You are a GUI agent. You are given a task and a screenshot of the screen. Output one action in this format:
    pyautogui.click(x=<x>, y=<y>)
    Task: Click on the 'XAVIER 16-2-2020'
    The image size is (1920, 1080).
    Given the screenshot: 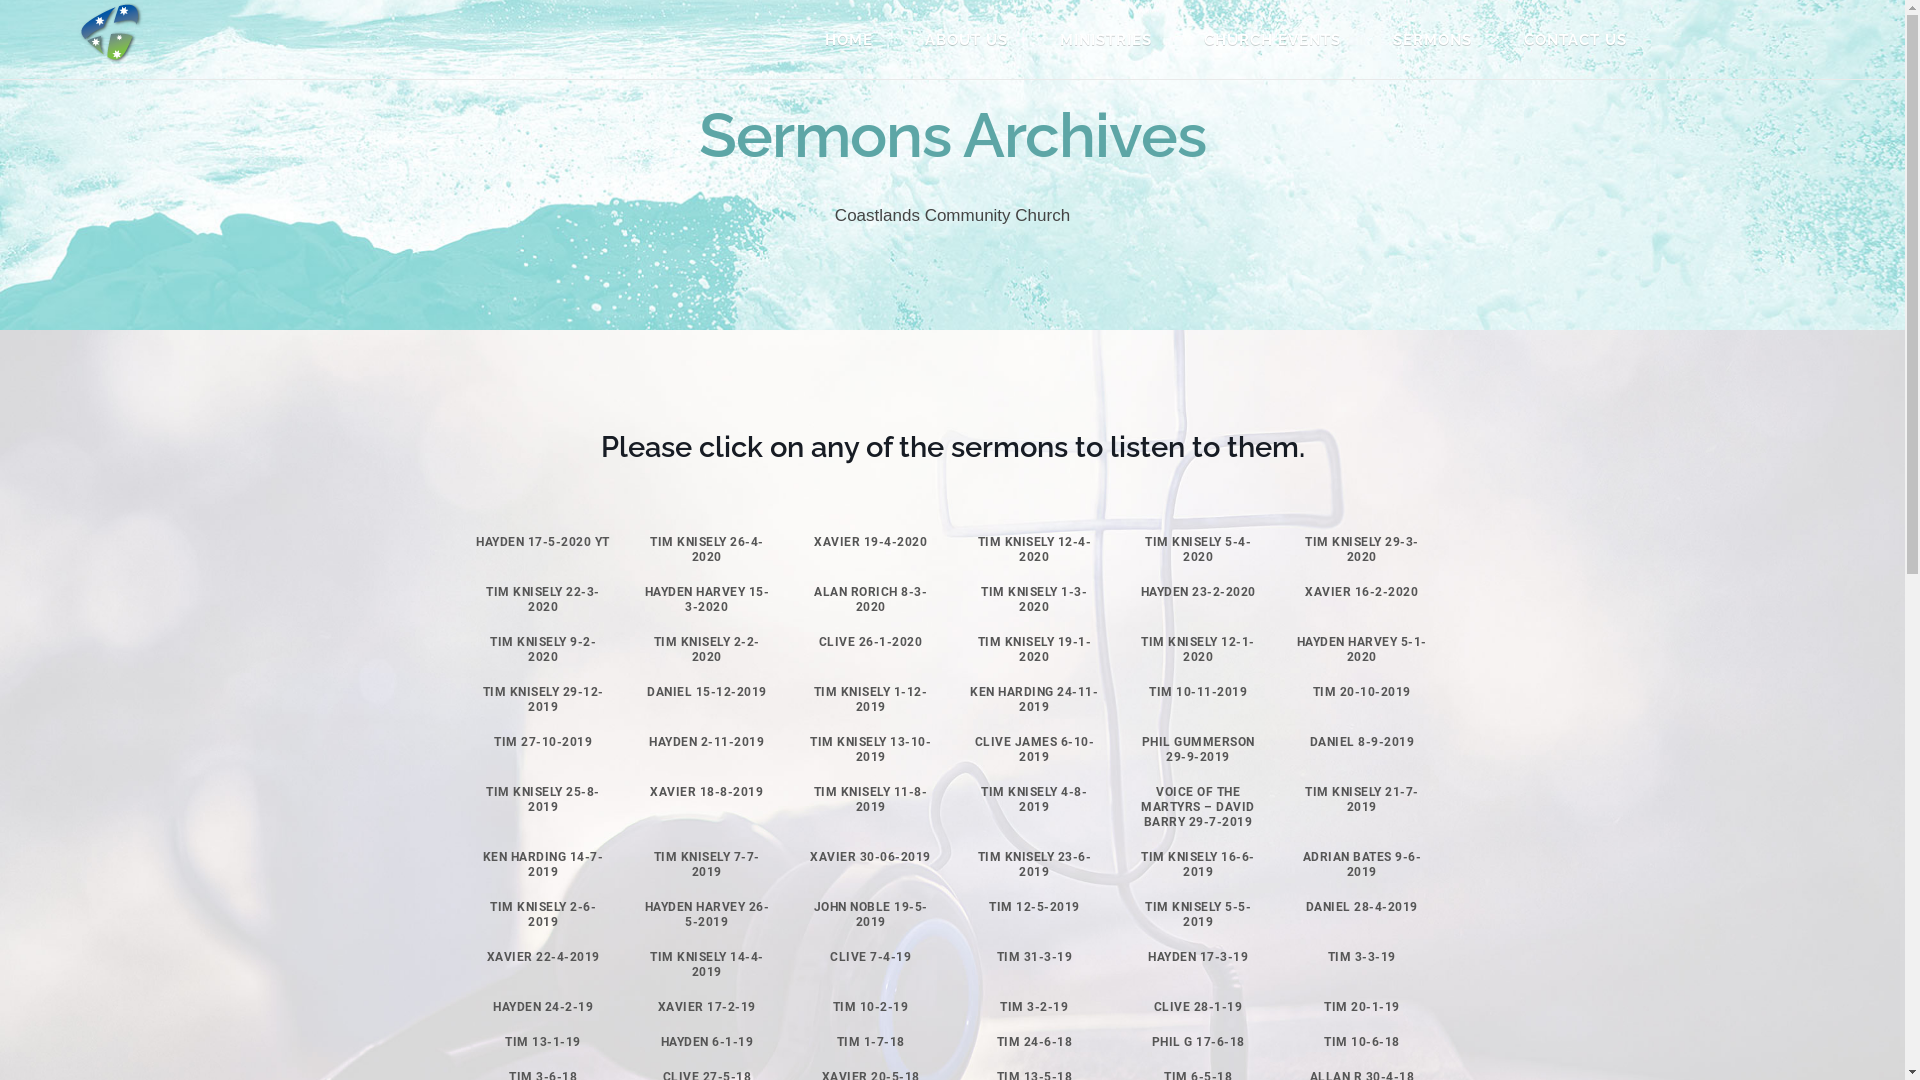 What is the action you would take?
    pyautogui.click(x=1305, y=590)
    